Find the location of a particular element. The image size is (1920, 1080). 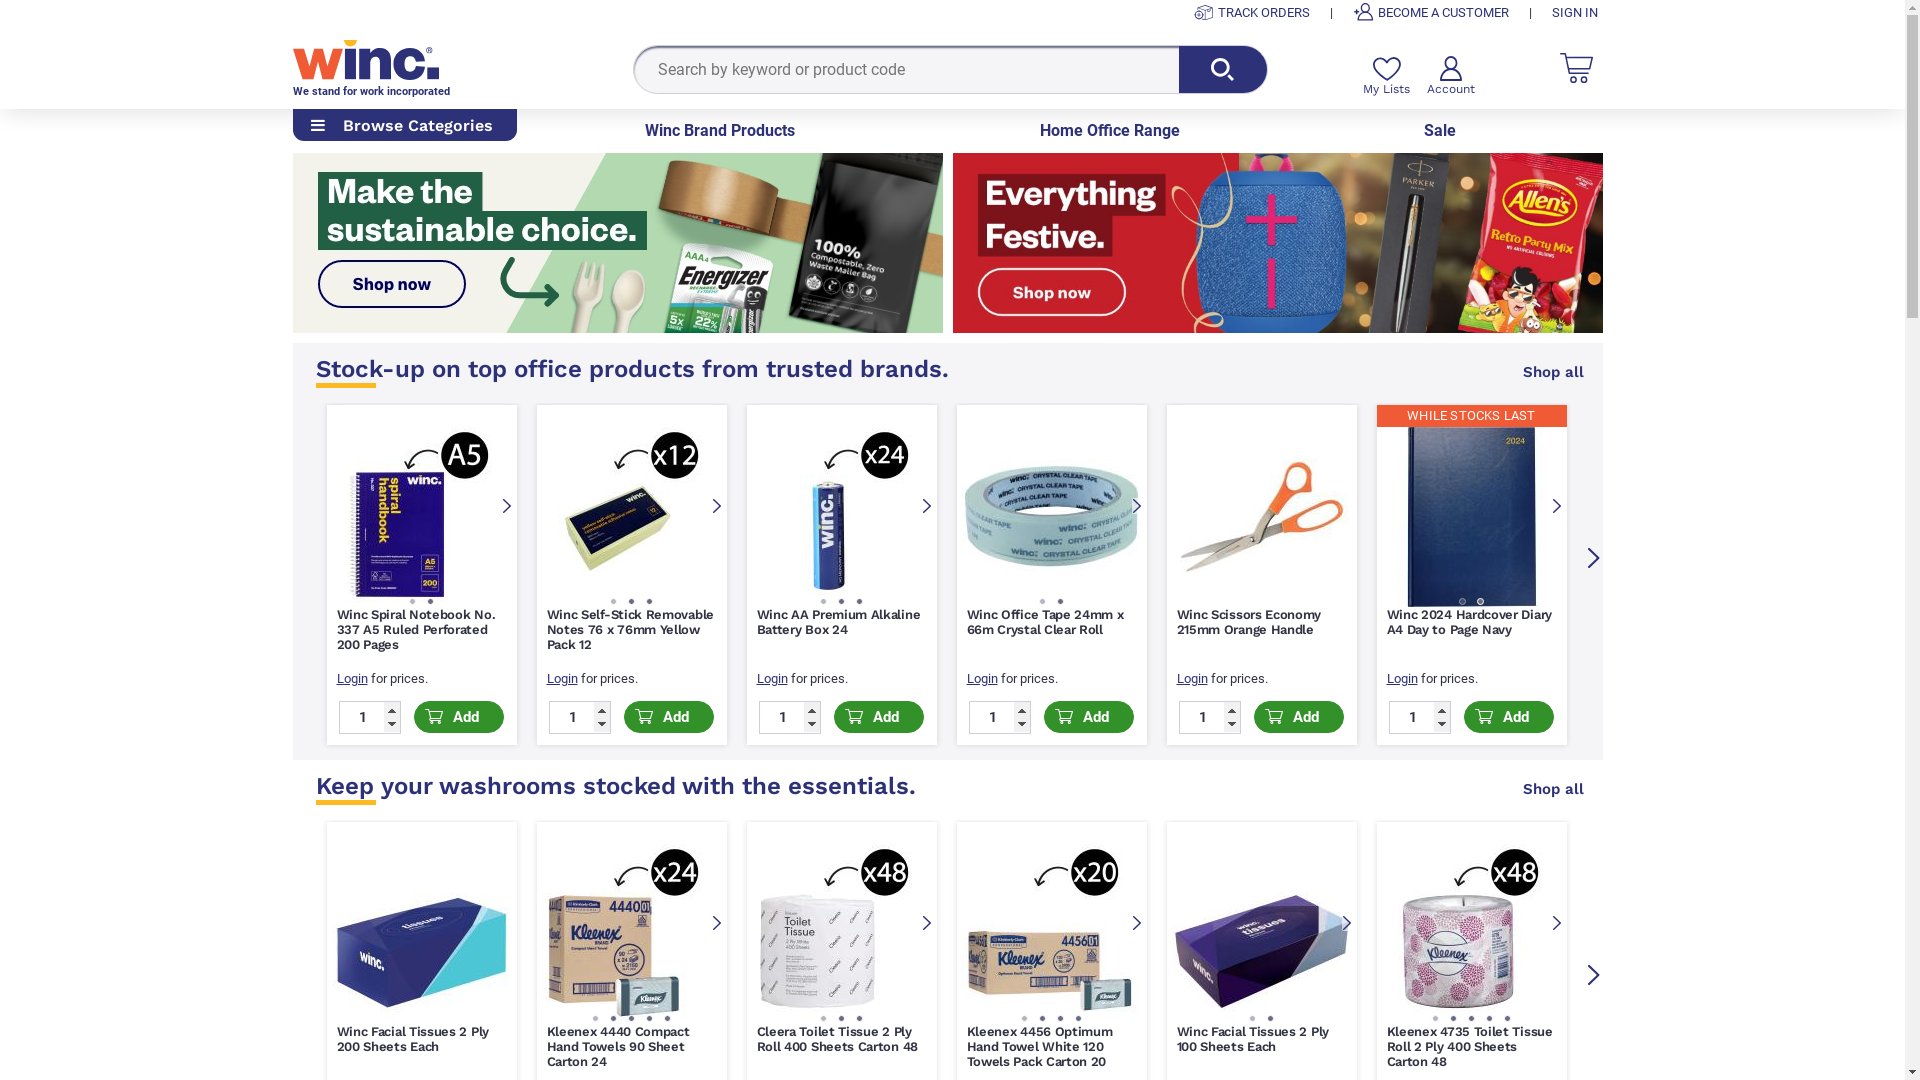

'Sale' is located at coordinates (1423, 131).